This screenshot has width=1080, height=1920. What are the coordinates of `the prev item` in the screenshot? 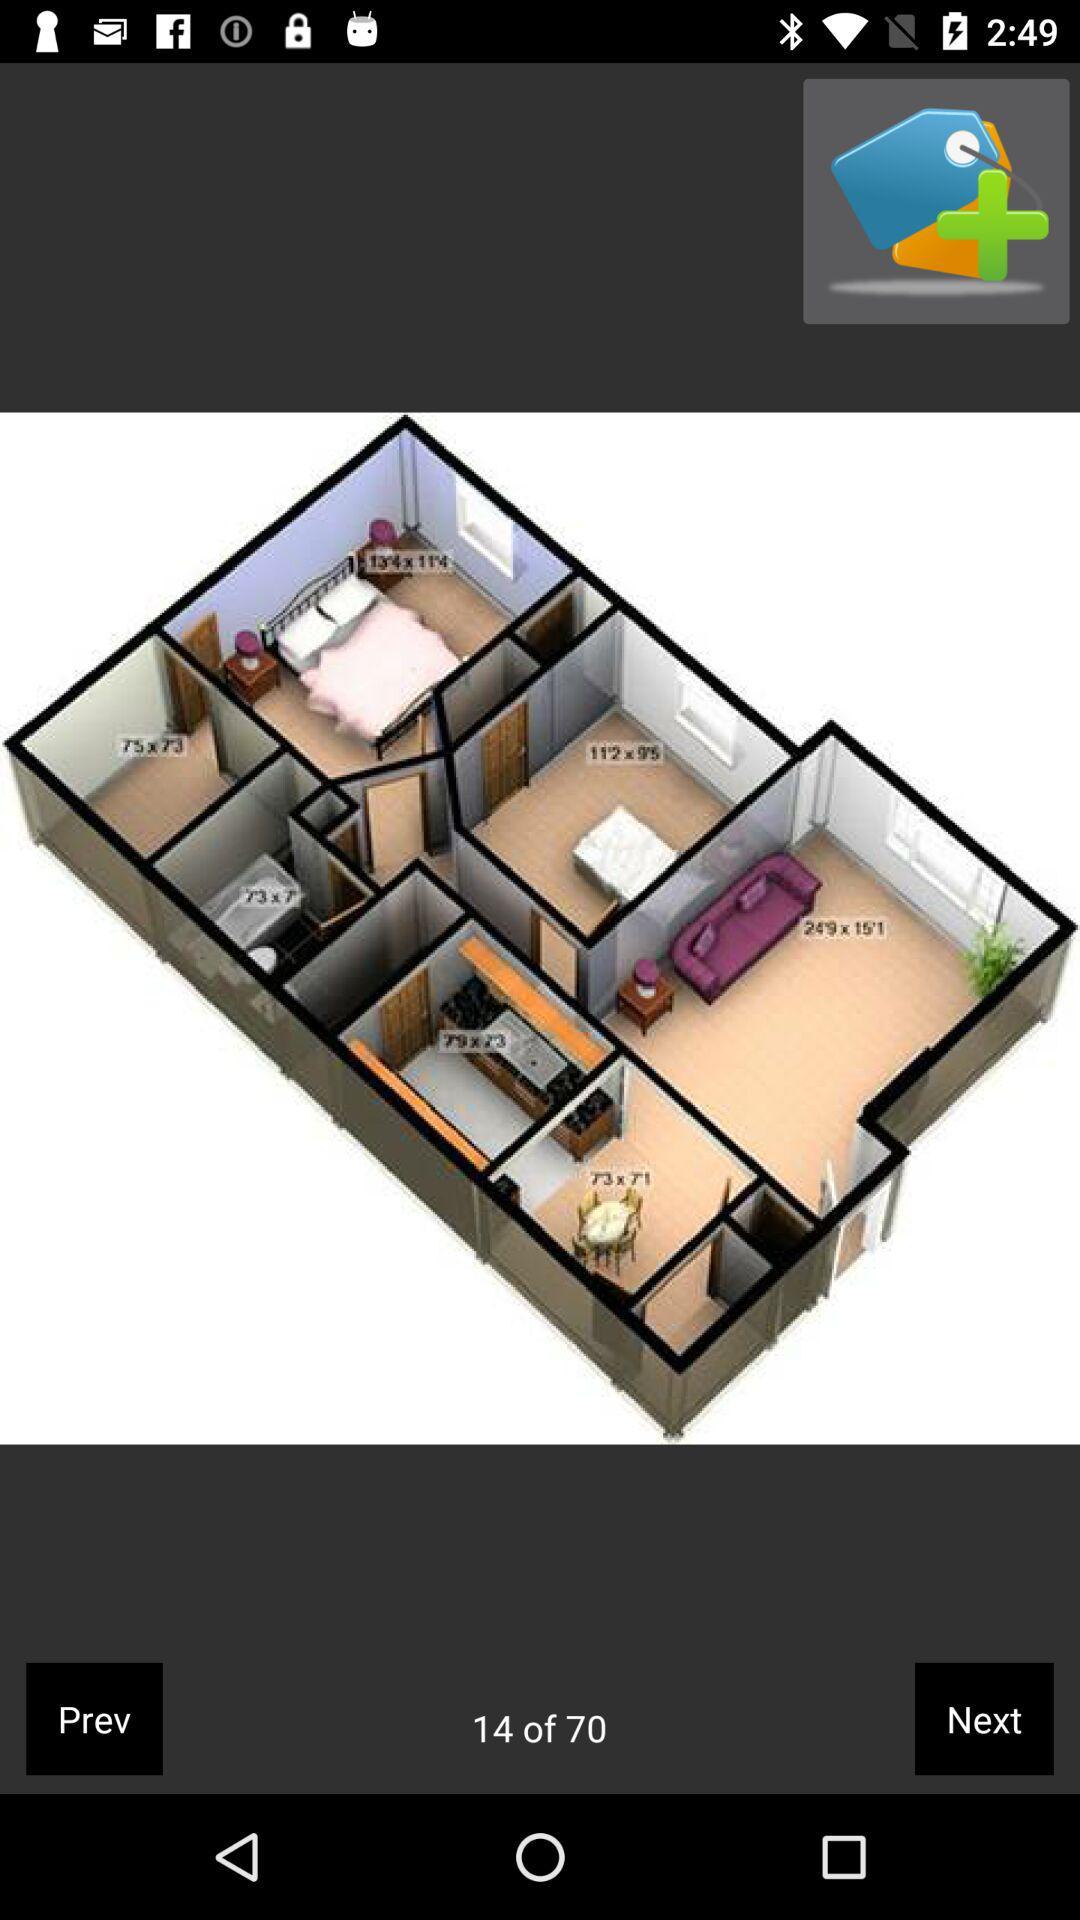 It's located at (94, 1717).